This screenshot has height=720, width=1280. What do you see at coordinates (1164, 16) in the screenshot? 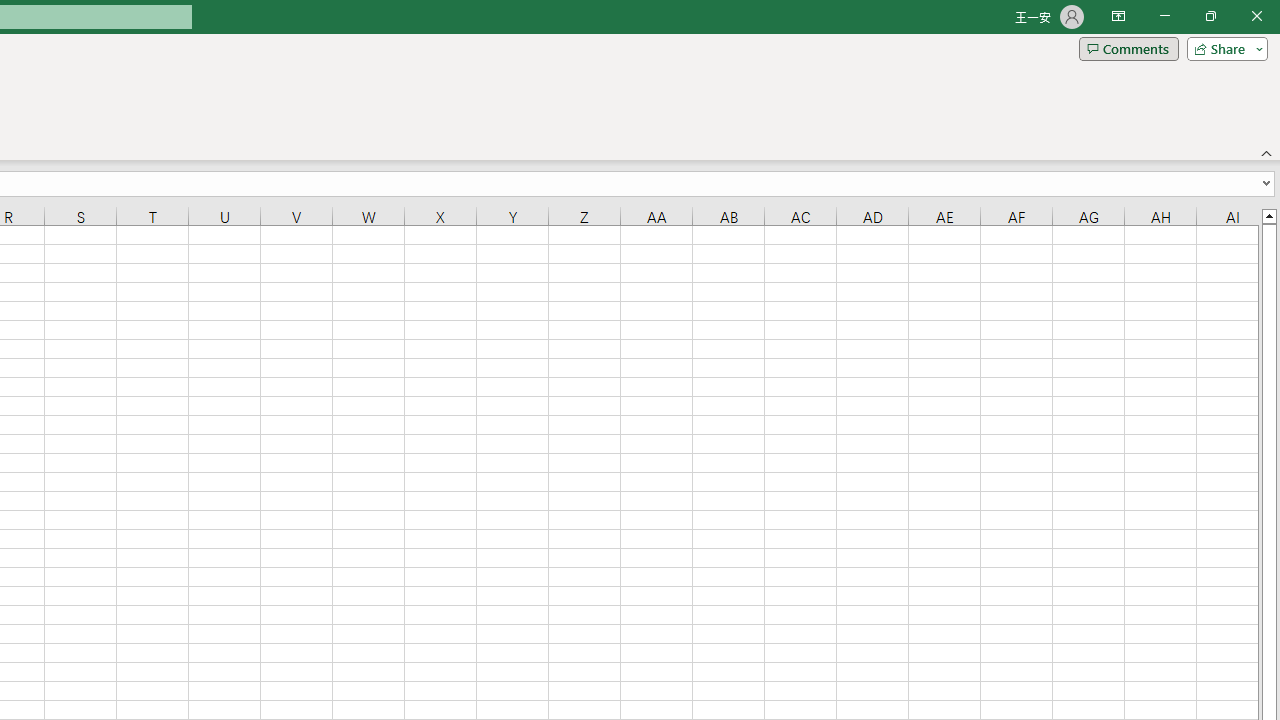
I see `'Minimize'` at bounding box center [1164, 16].